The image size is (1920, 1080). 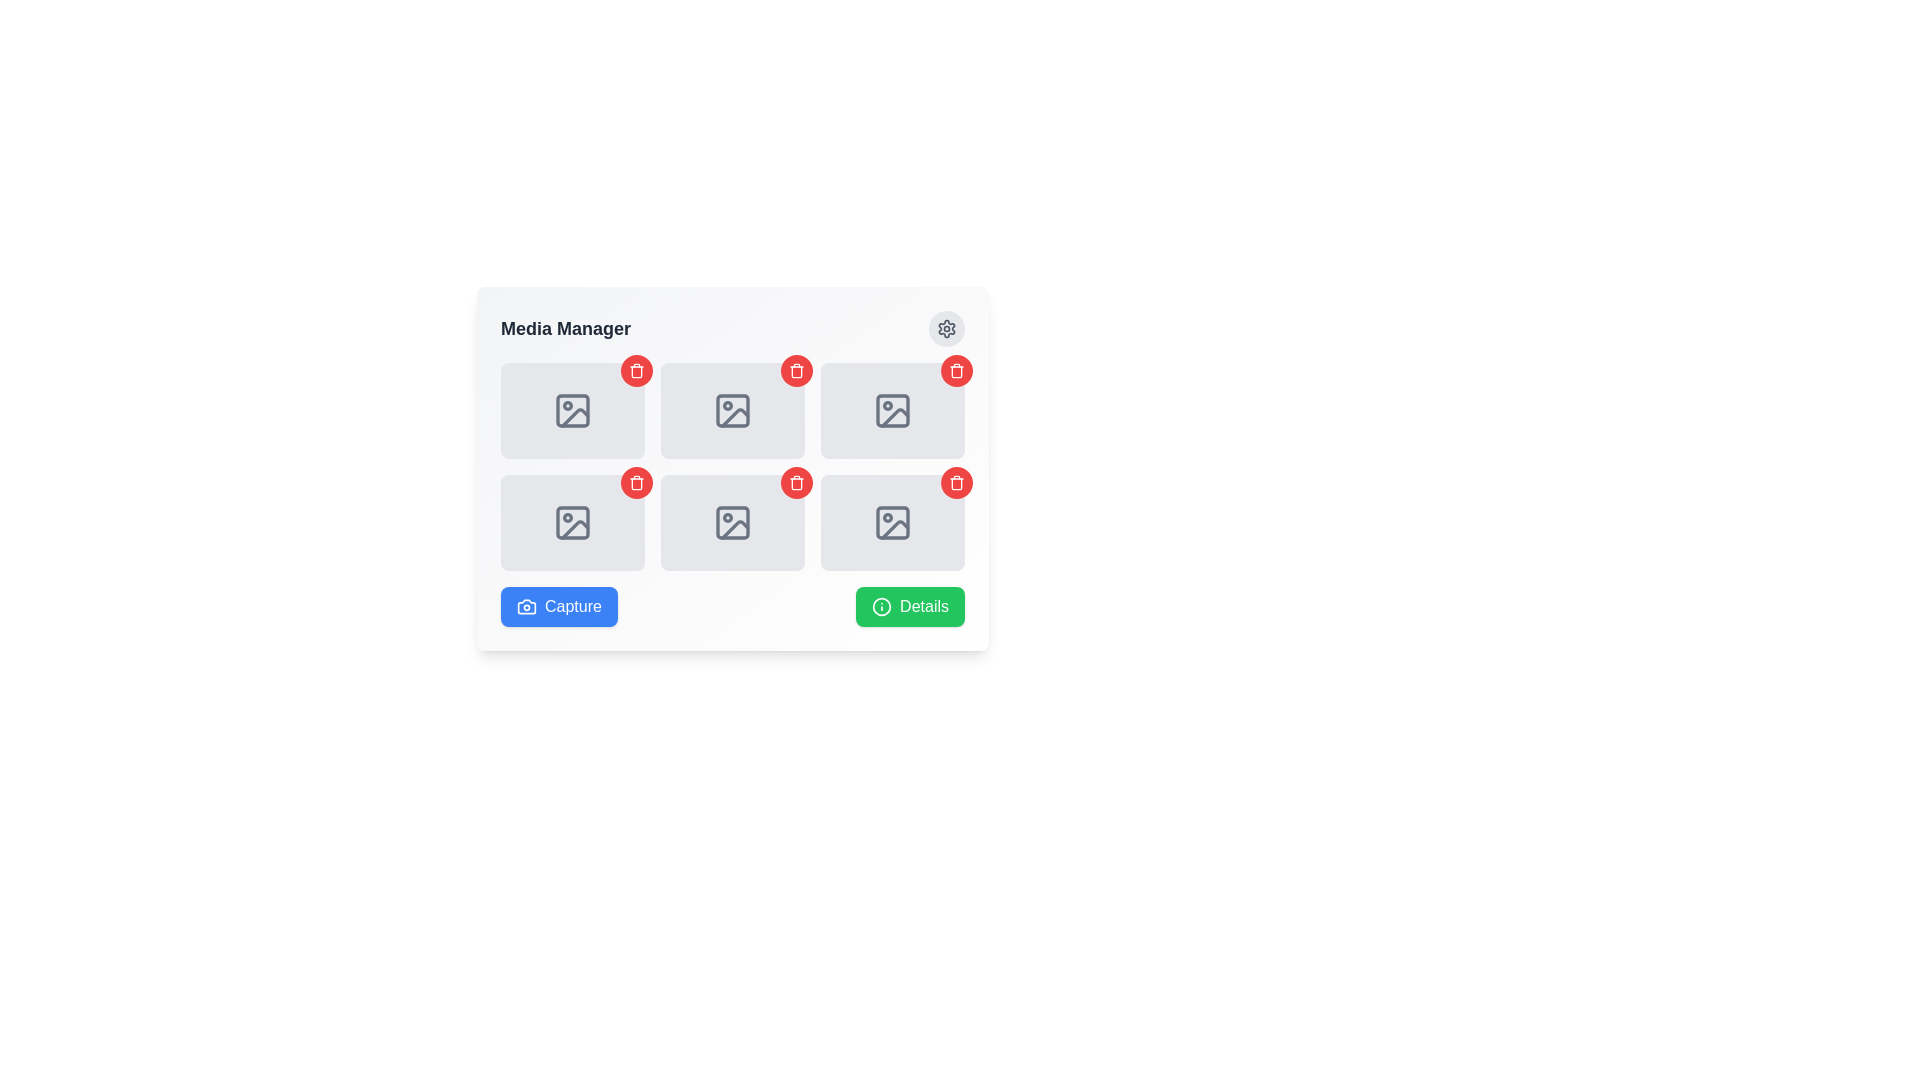 I want to click on the green button labeled 'Details' with an 'i' icon, so click(x=909, y=605).